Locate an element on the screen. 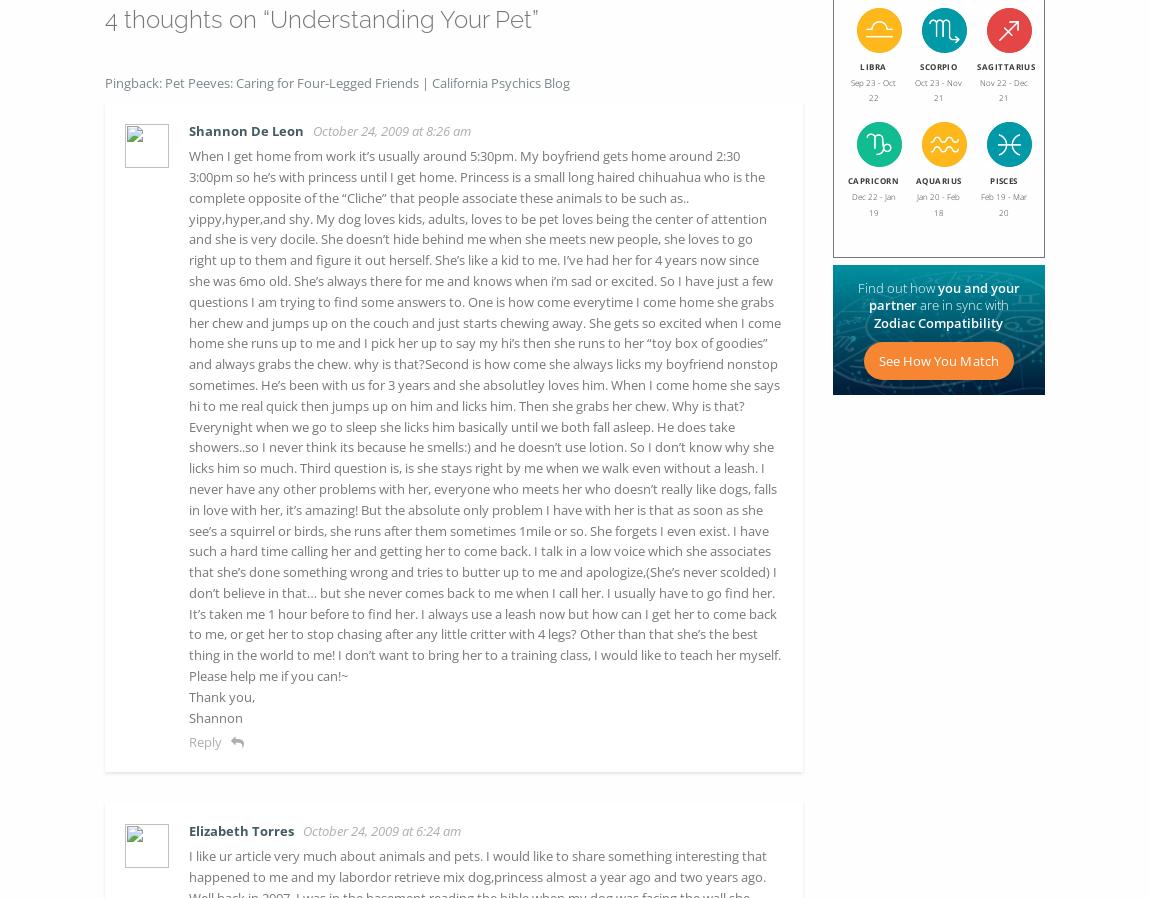  'PISCES' is located at coordinates (1003, 179).